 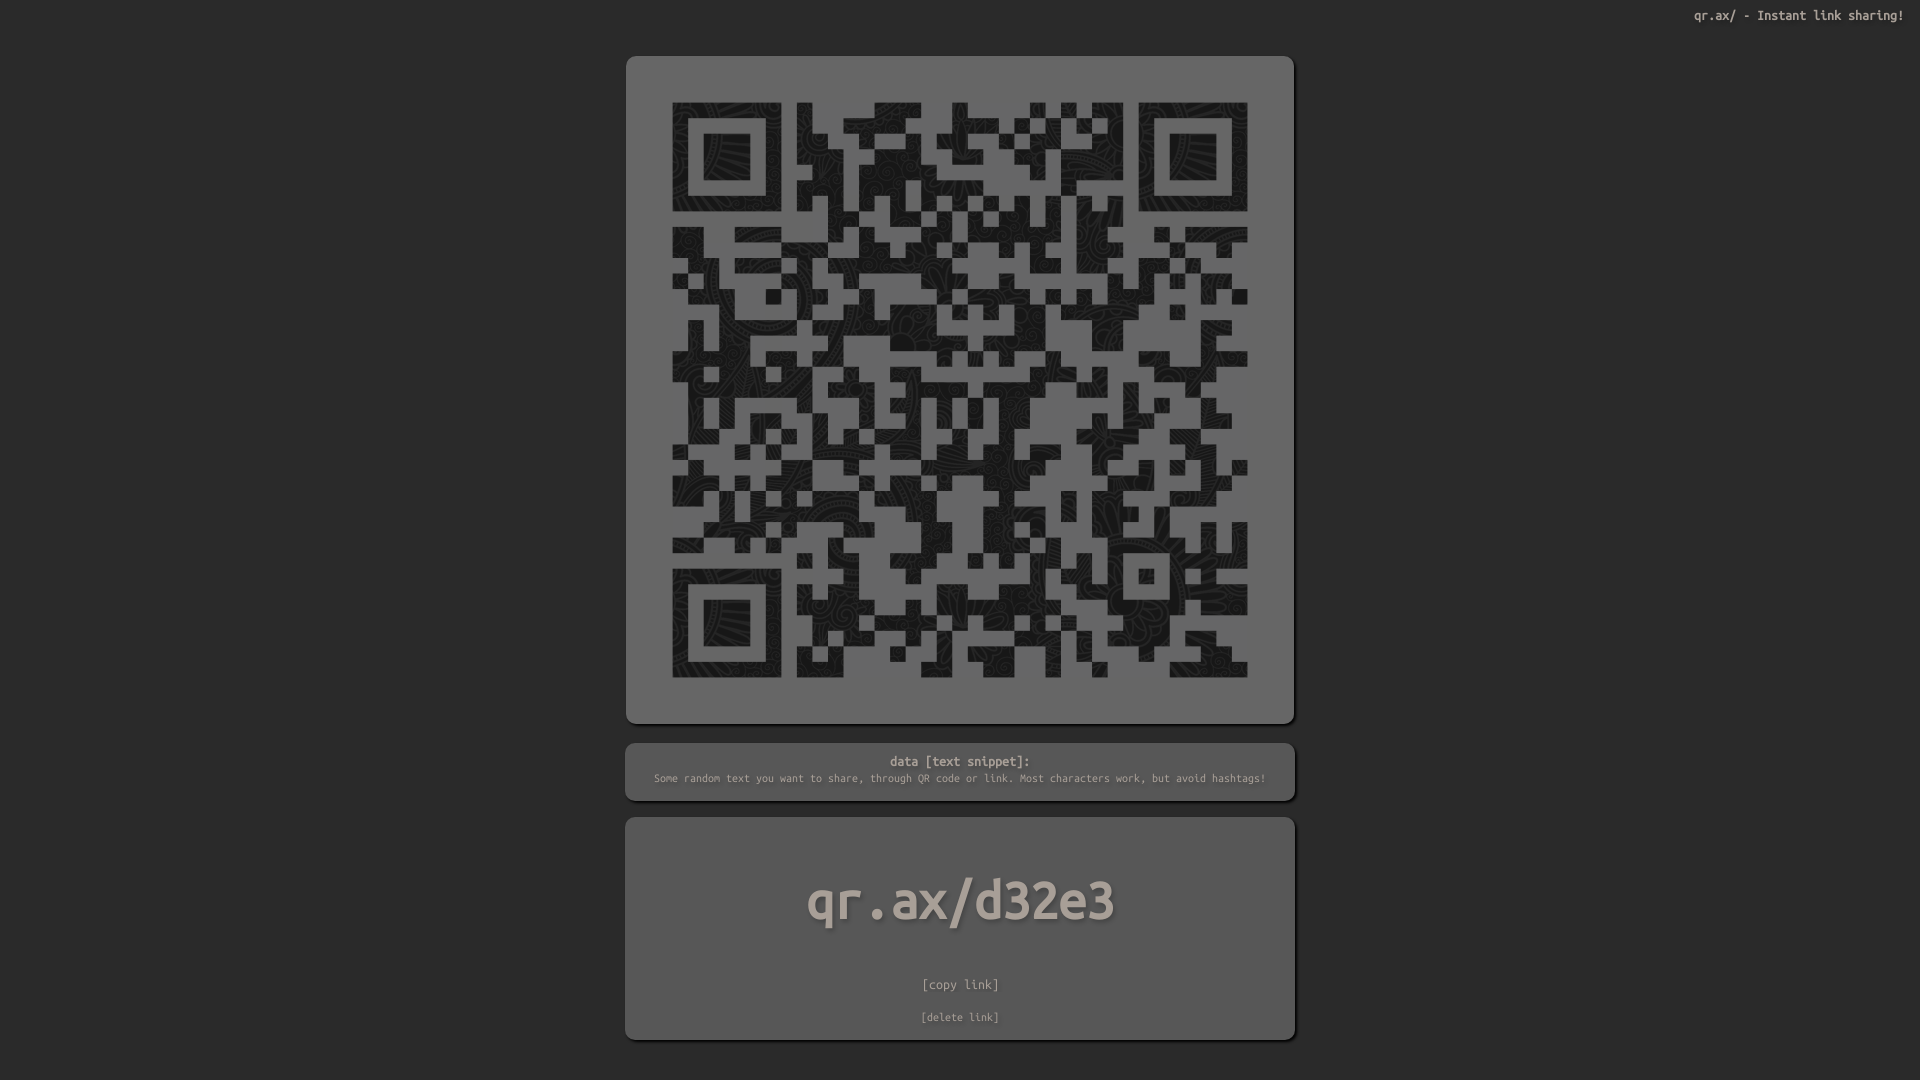 What do you see at coordinates (1799, 15) in the screenshot?
I see `'qr.ax/ - Instant link sharing!'` at bounding box center [1799, 15].